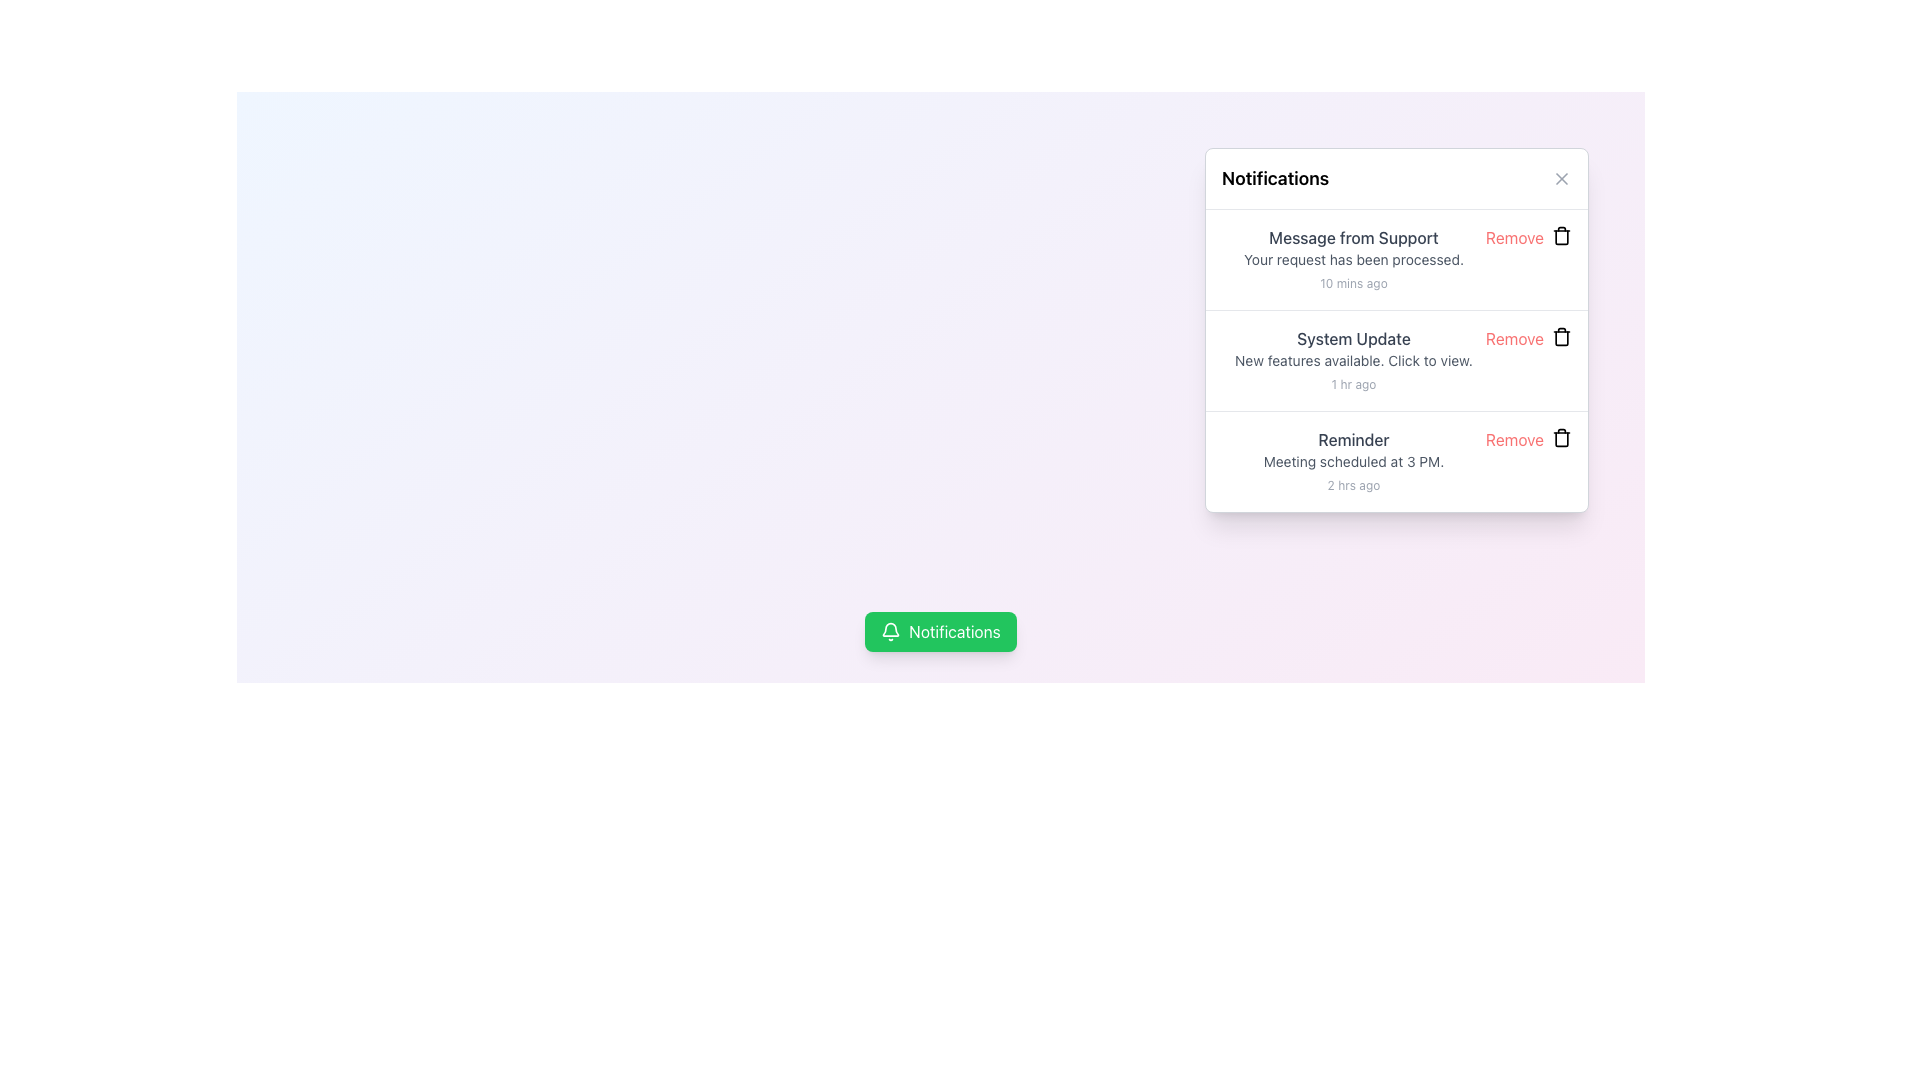 The image size is (1920, 1080). Describe the element at coordinates (1353, 283) in the screenshot. I see `text label that indicates the time elapsed since the notification was generated, located at the bottom-right corner of the 'Message from Support' notification` at that location.